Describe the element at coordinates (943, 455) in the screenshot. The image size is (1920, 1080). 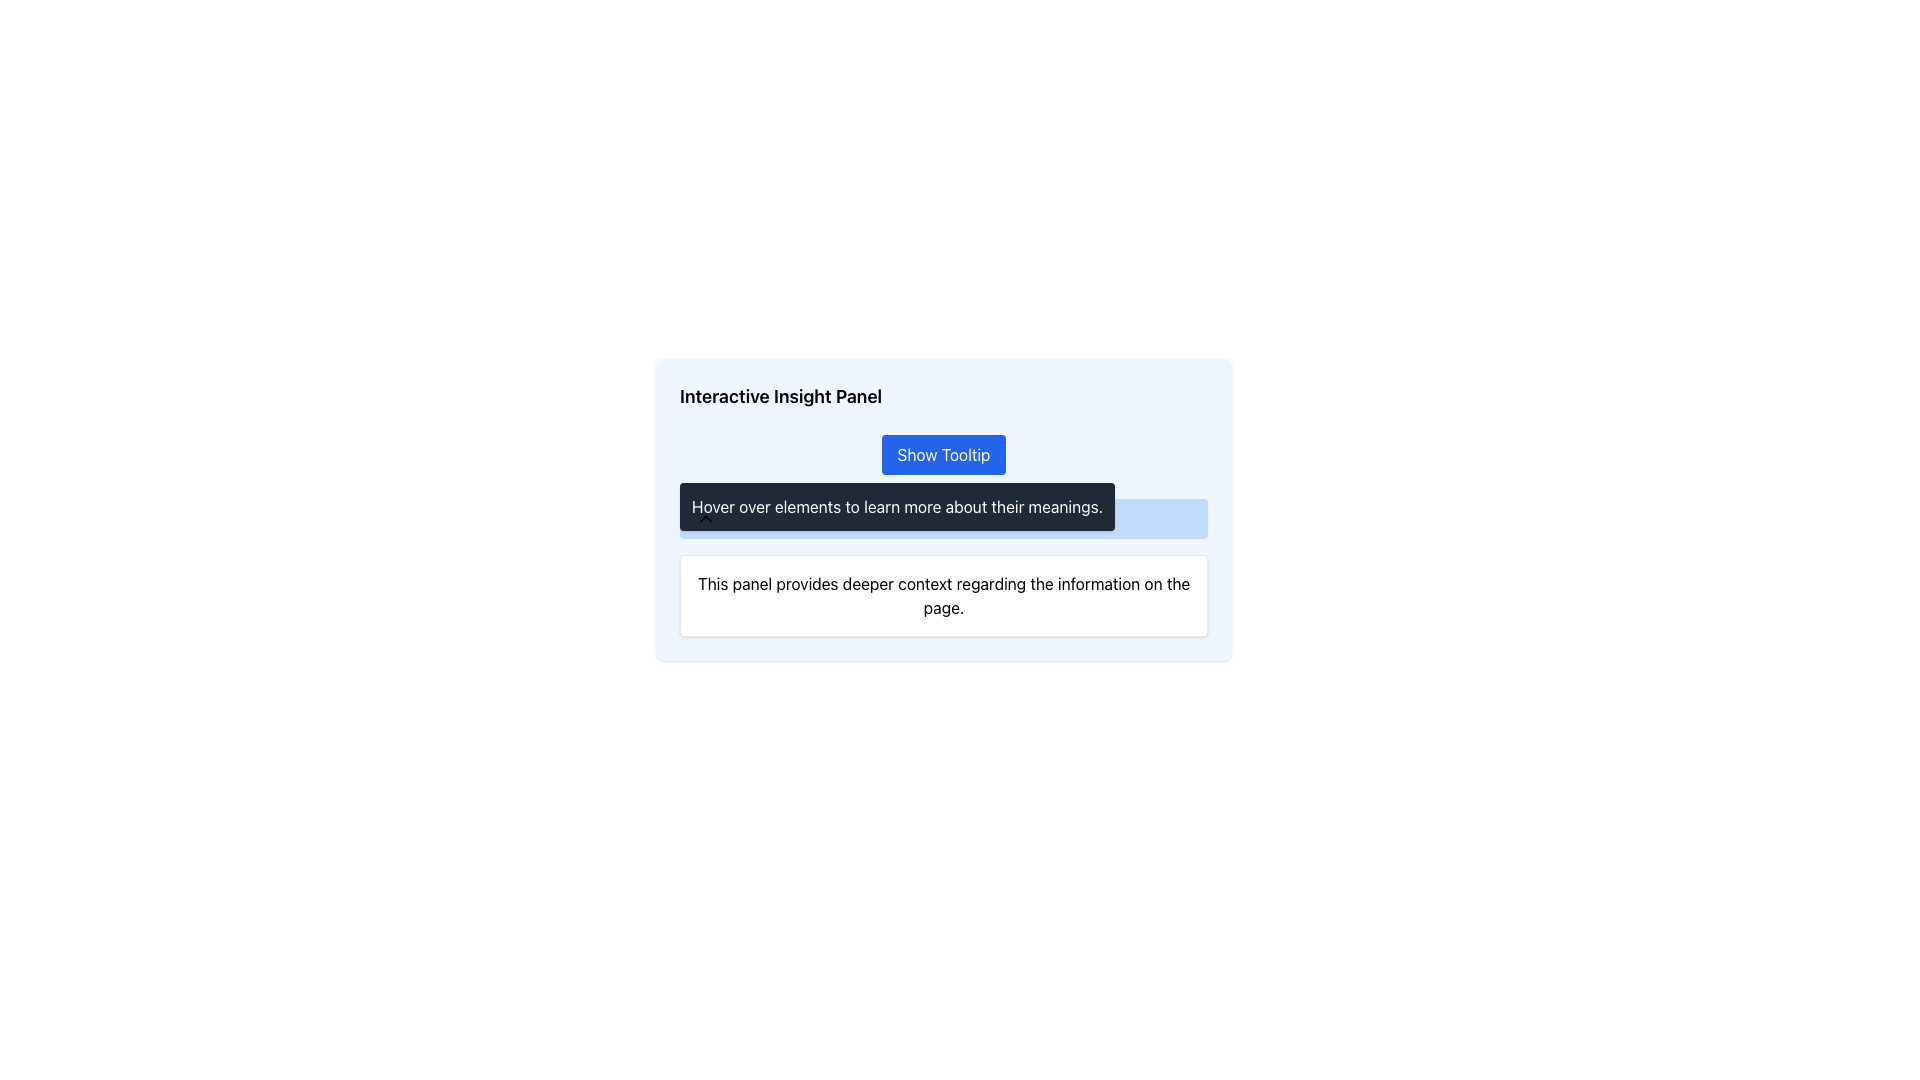
I see `the button located in the 'Interactive Insight Panel' that triggers a tooltip` at that location.